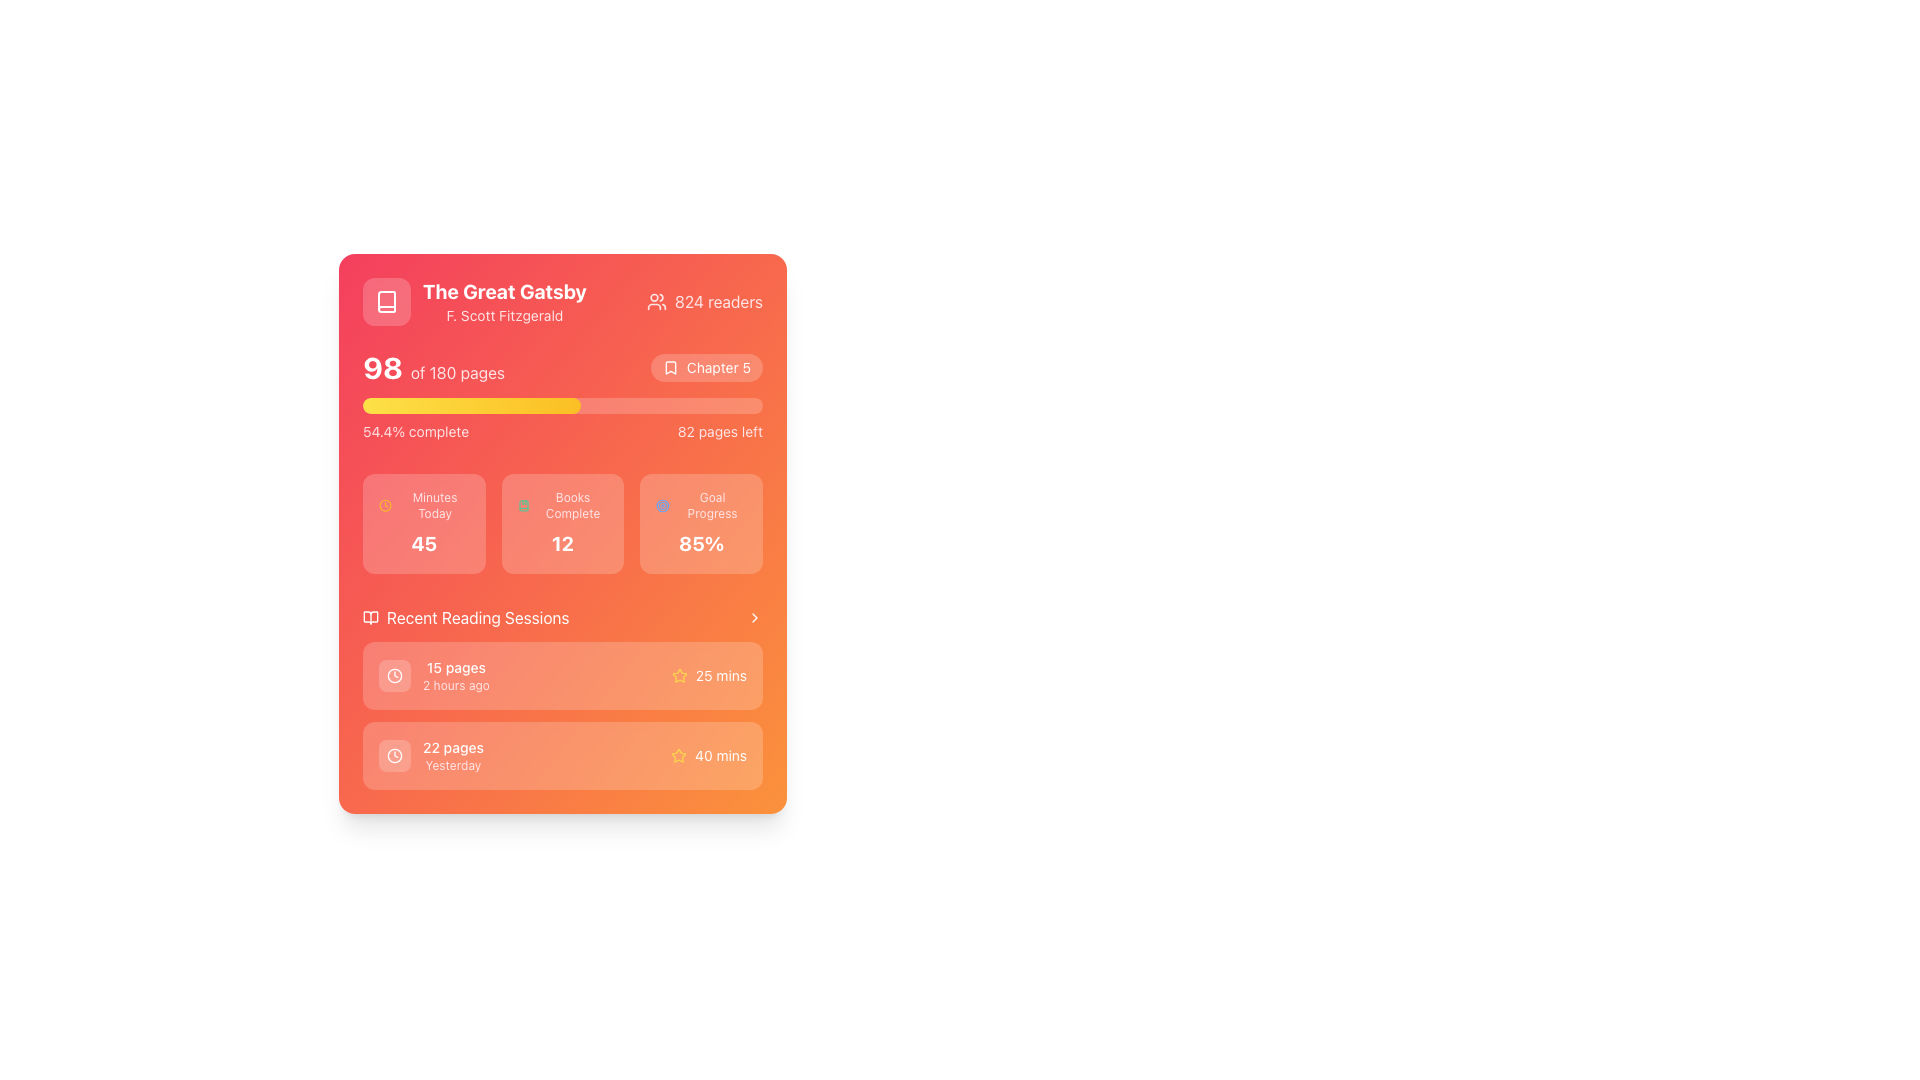 The height and width of the screenshot is (1080, 1920). Describe the element at coordinates (387, 301) in the screenshot. I see `the SVG Icon representing a book, located at the top-left corner of the card interface near 'The Great Gatsby'` at that location.